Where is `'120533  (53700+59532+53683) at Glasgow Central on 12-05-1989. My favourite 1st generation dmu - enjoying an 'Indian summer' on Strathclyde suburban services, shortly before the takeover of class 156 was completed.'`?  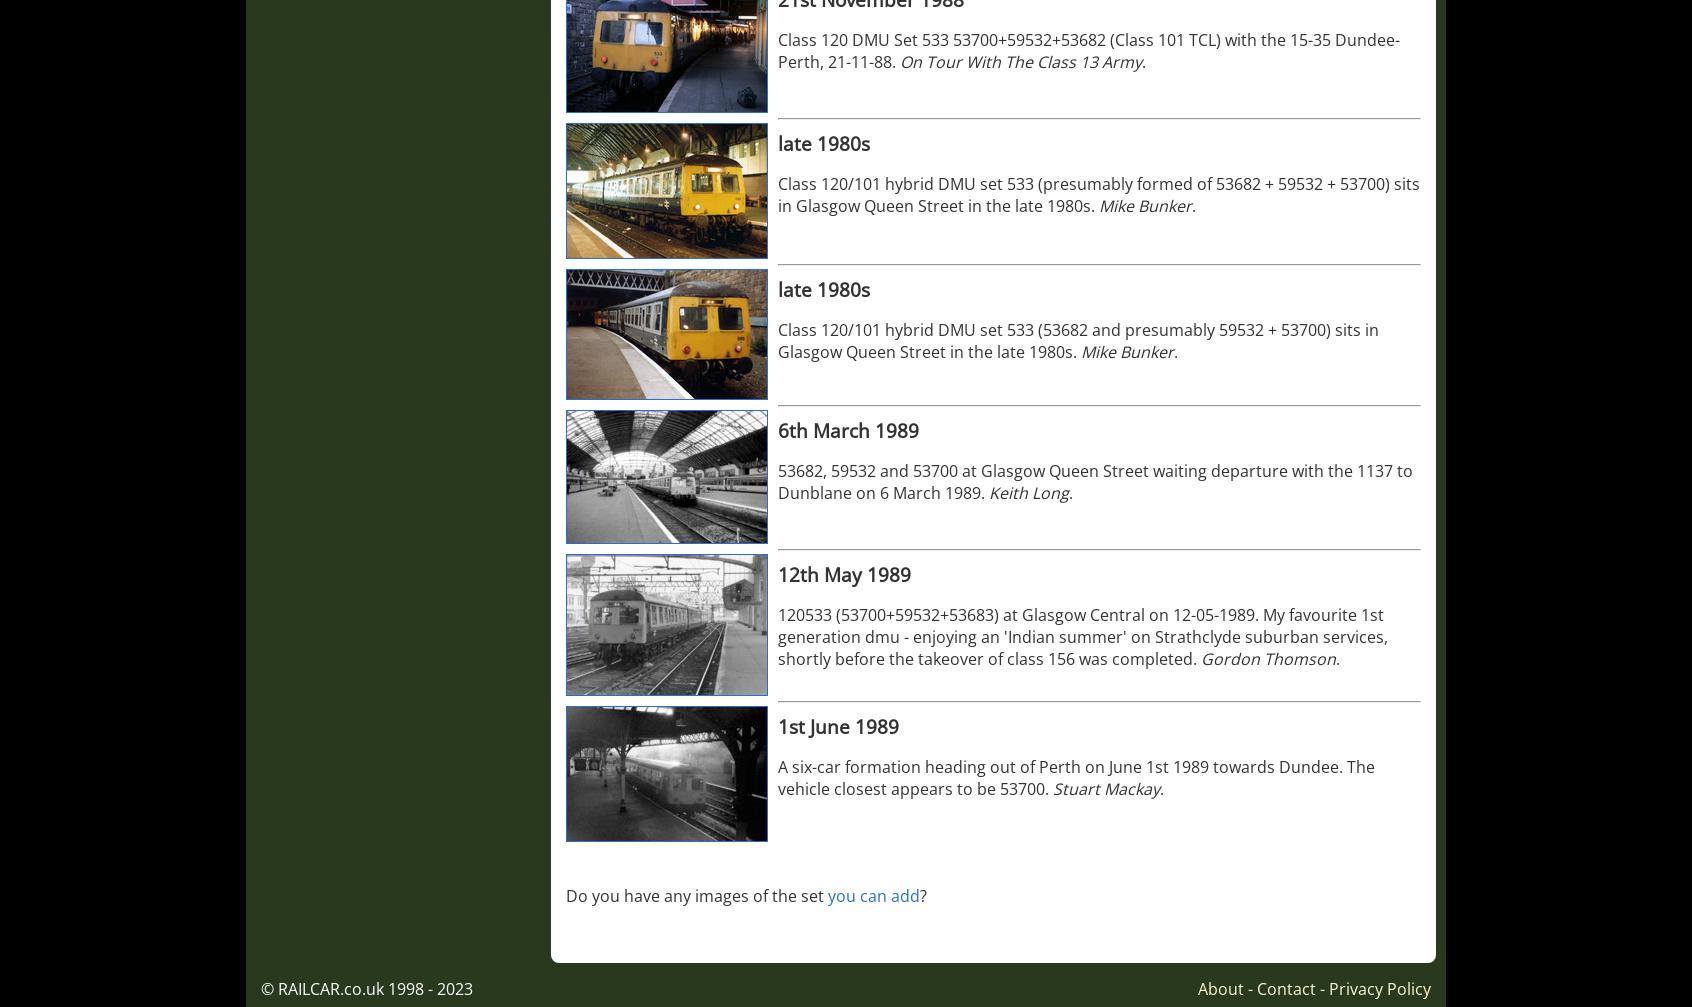 '120533  (53700+59532+53683) at Glasgow Central on 12-05-1989. My favourite 1st generation dmu - enjoying an 'Indian summer' on Strathclyde suburban services, shortly before the takeover of class 156 was completed.' is located at coordinates (1083, 636).